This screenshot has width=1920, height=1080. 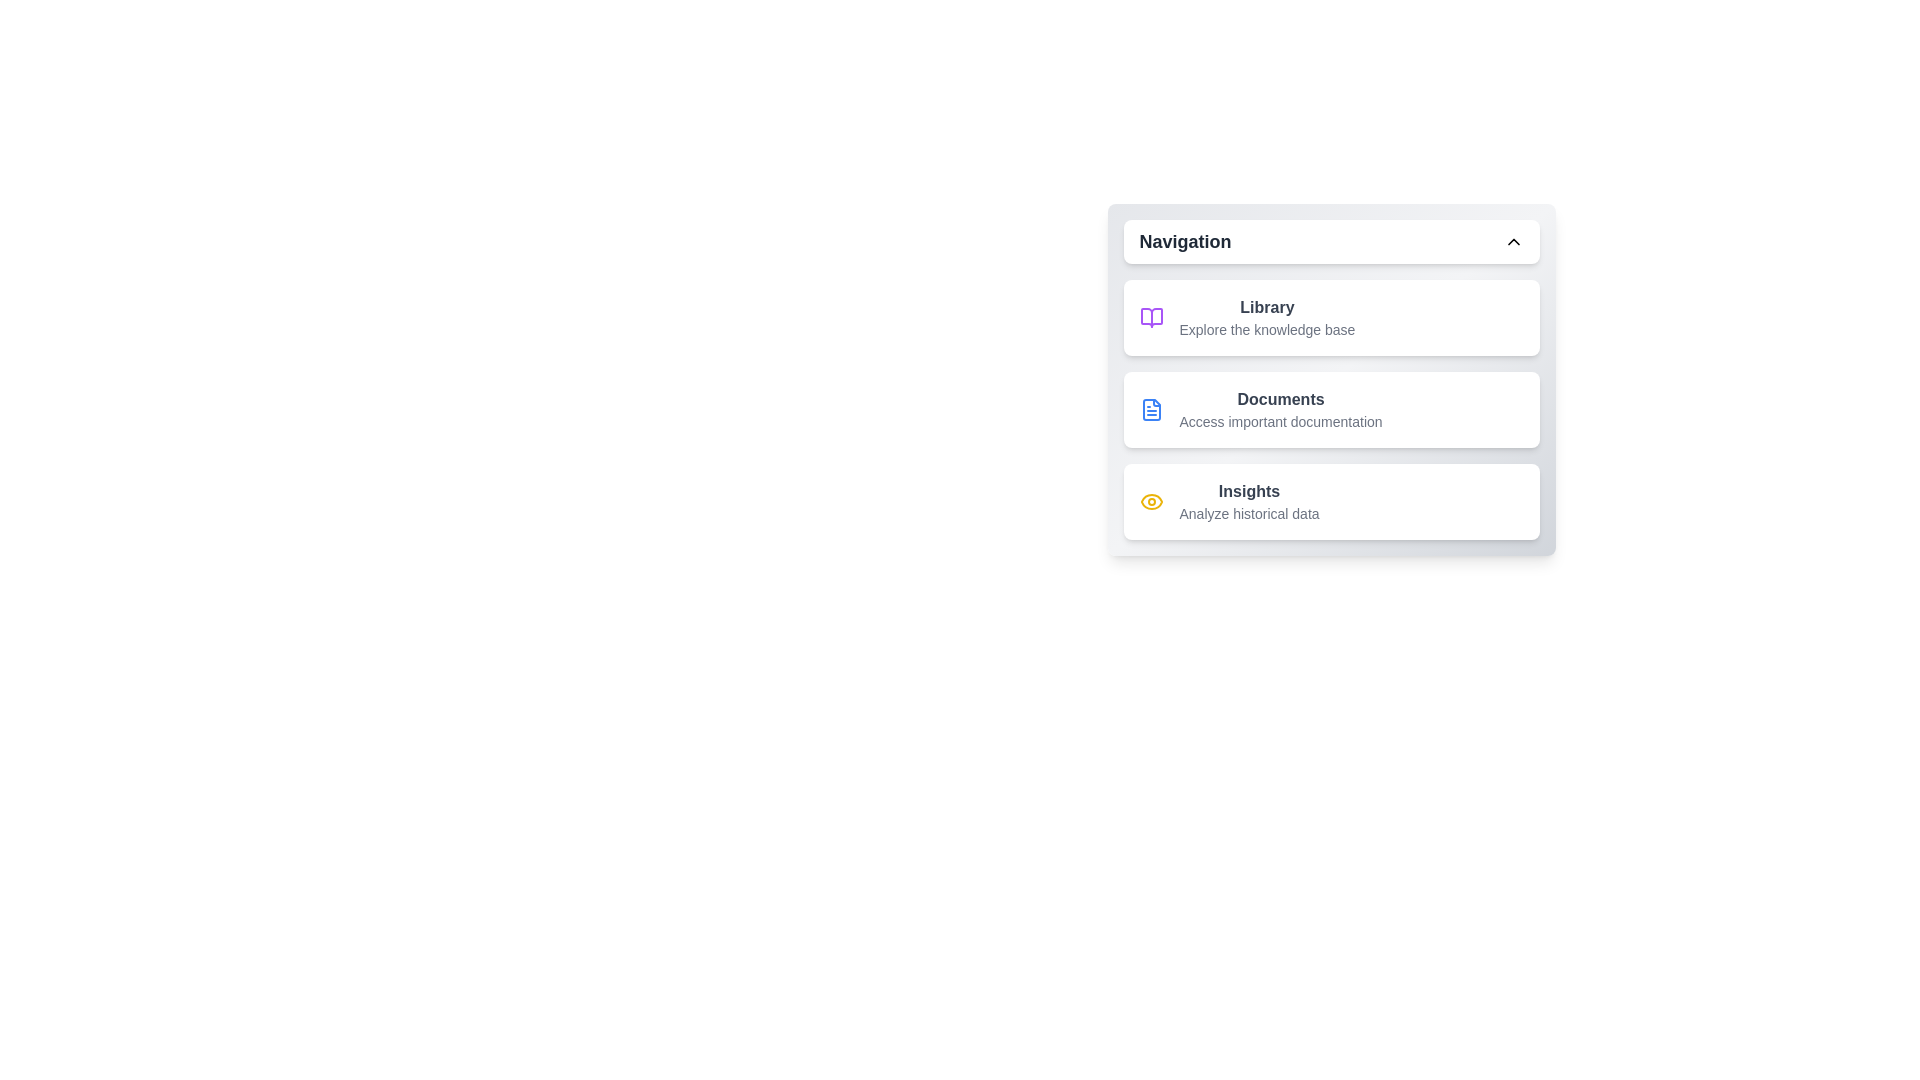 I want to click on the text of the menu item Insights, so click(x=1200, y=499).